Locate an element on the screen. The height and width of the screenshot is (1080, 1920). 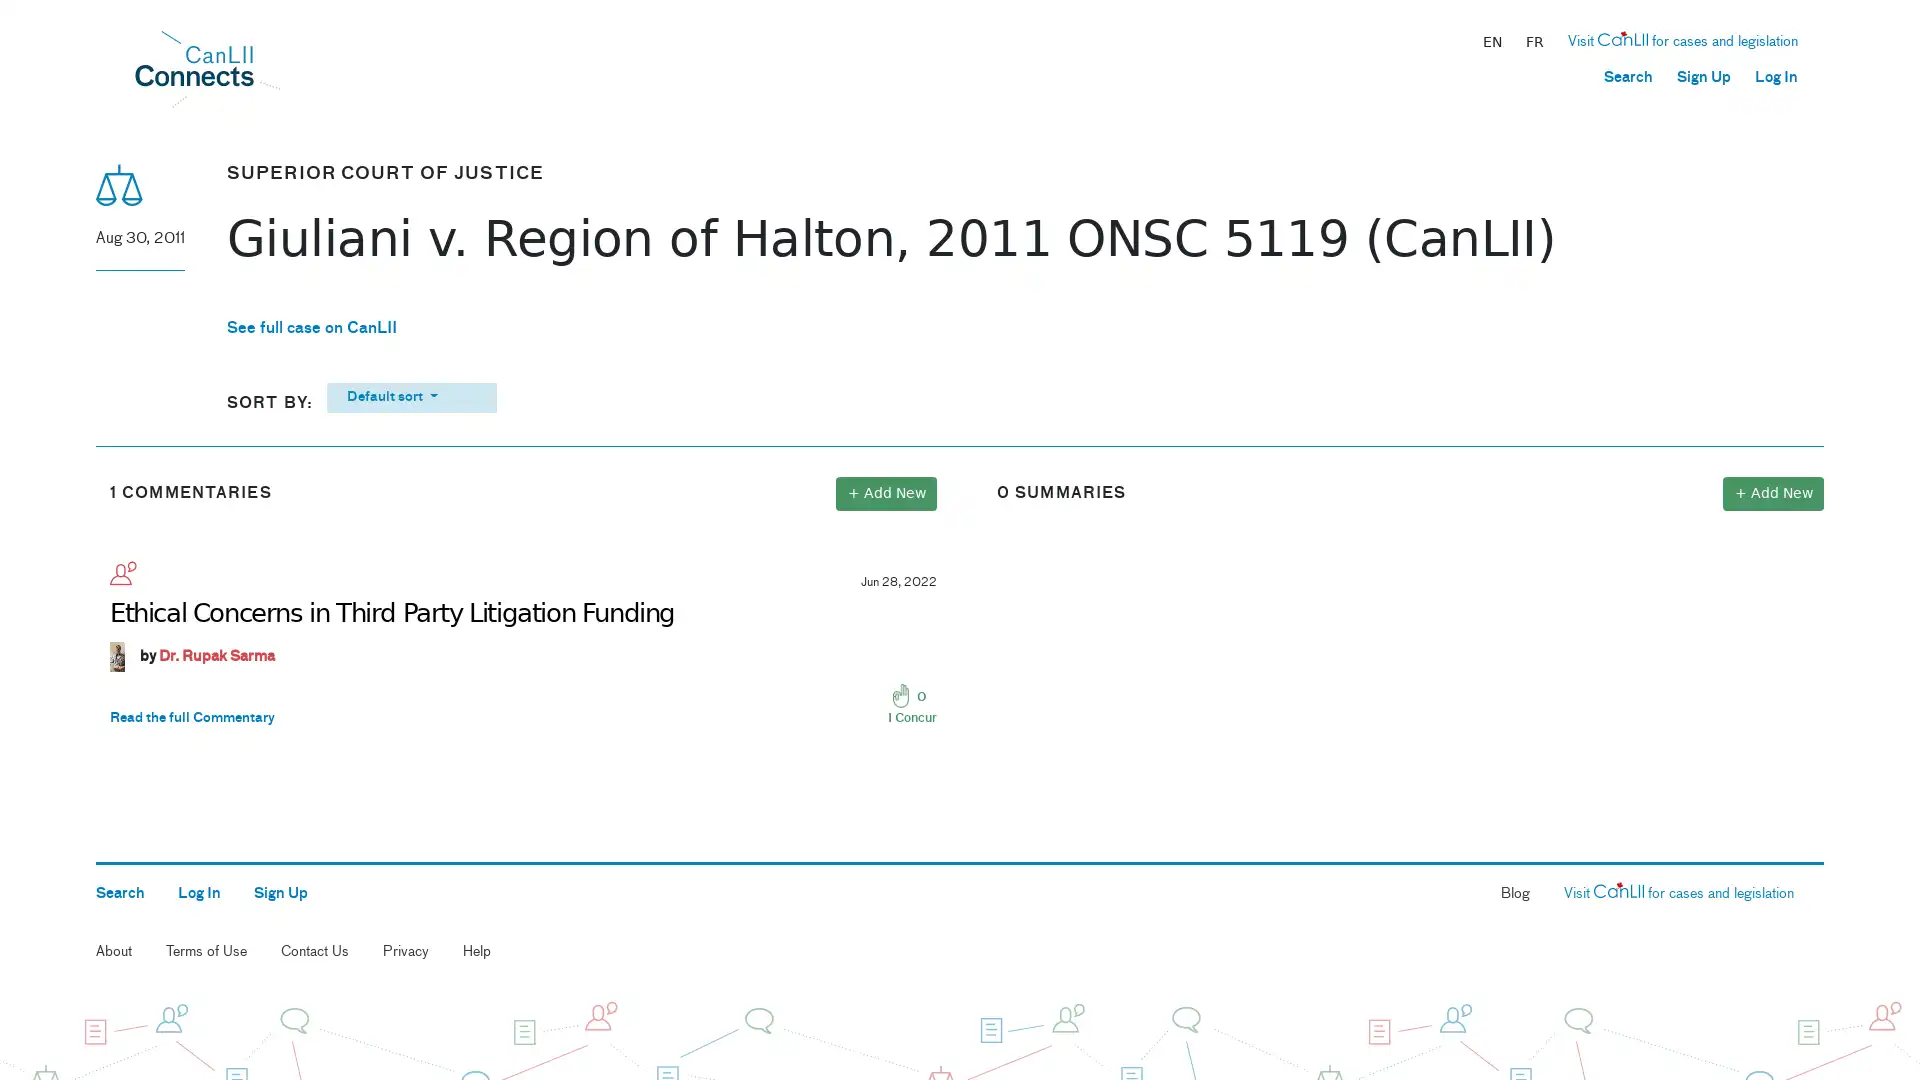
Default sort is located at coordinates (410, 397).